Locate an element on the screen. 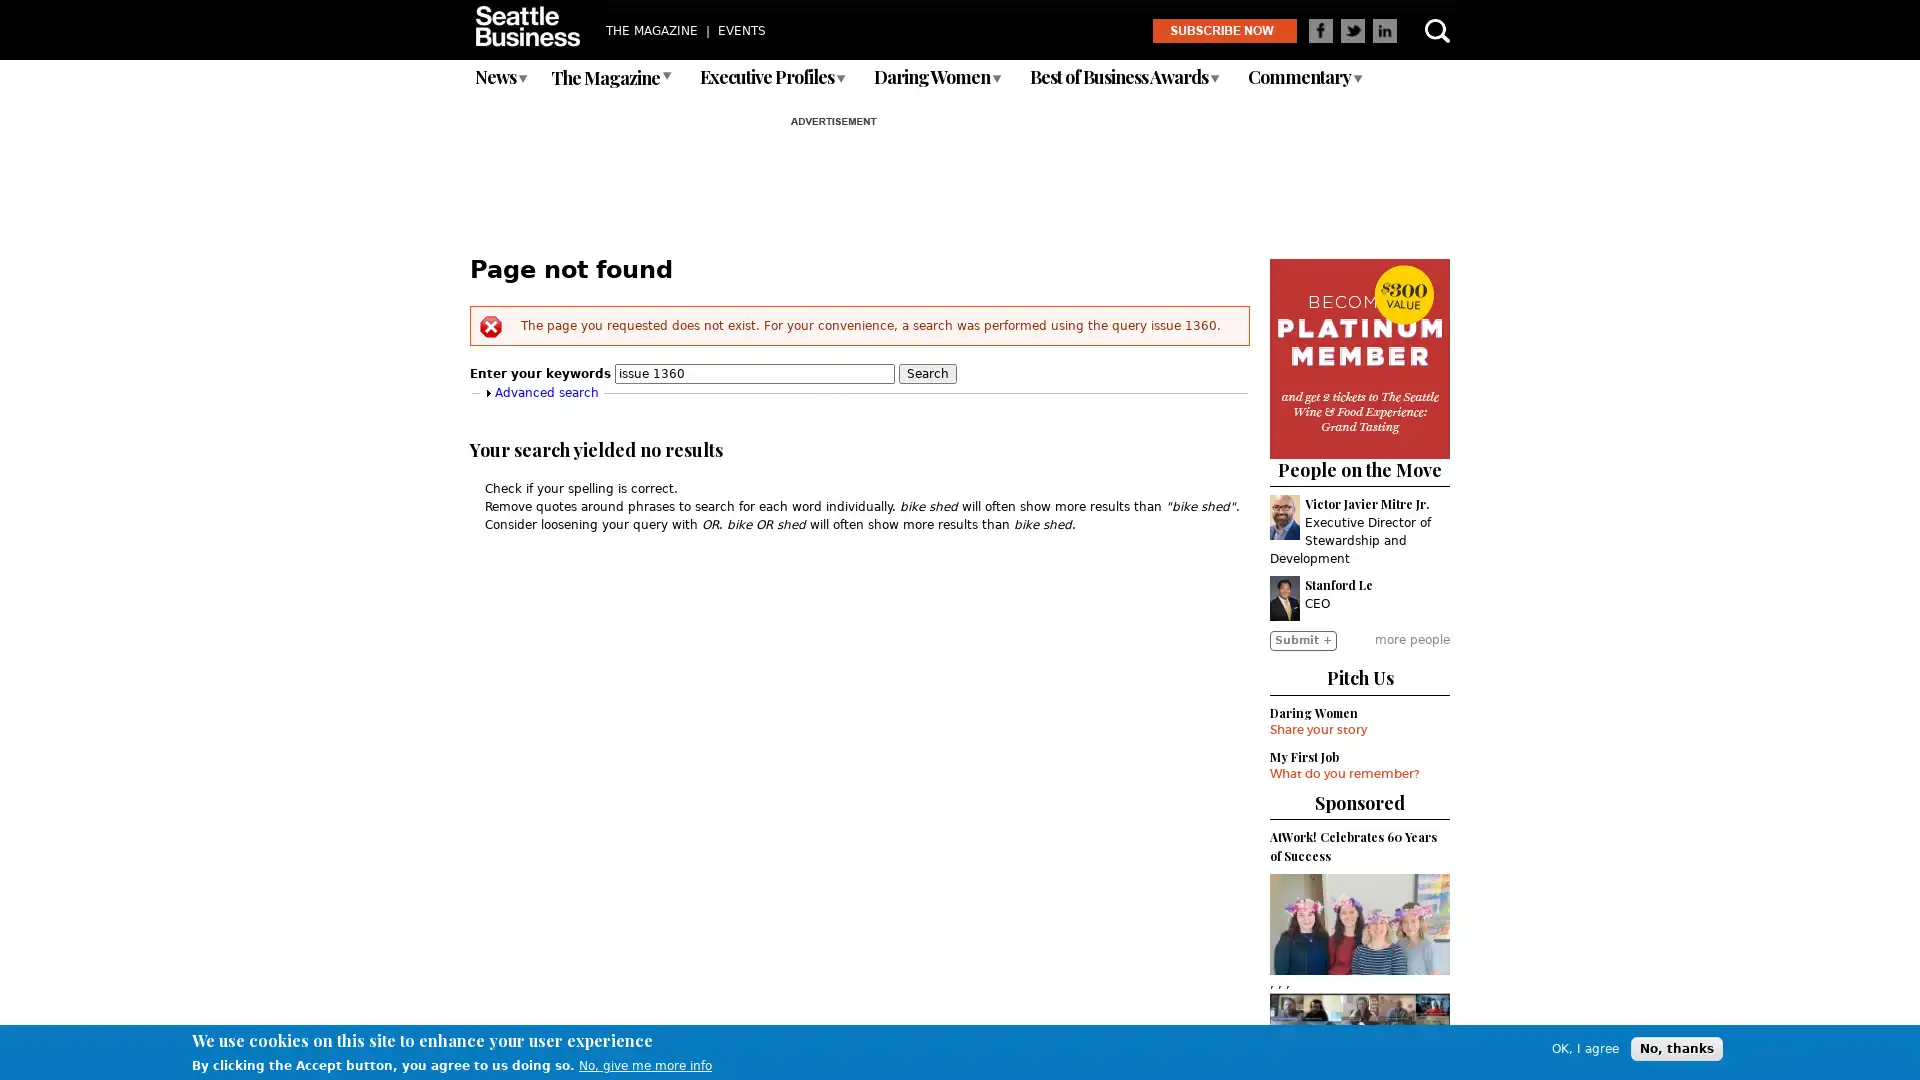 The width and height of the screenshot is (1920, 1080). No, thanks is located at coordinates (1676, 1047).